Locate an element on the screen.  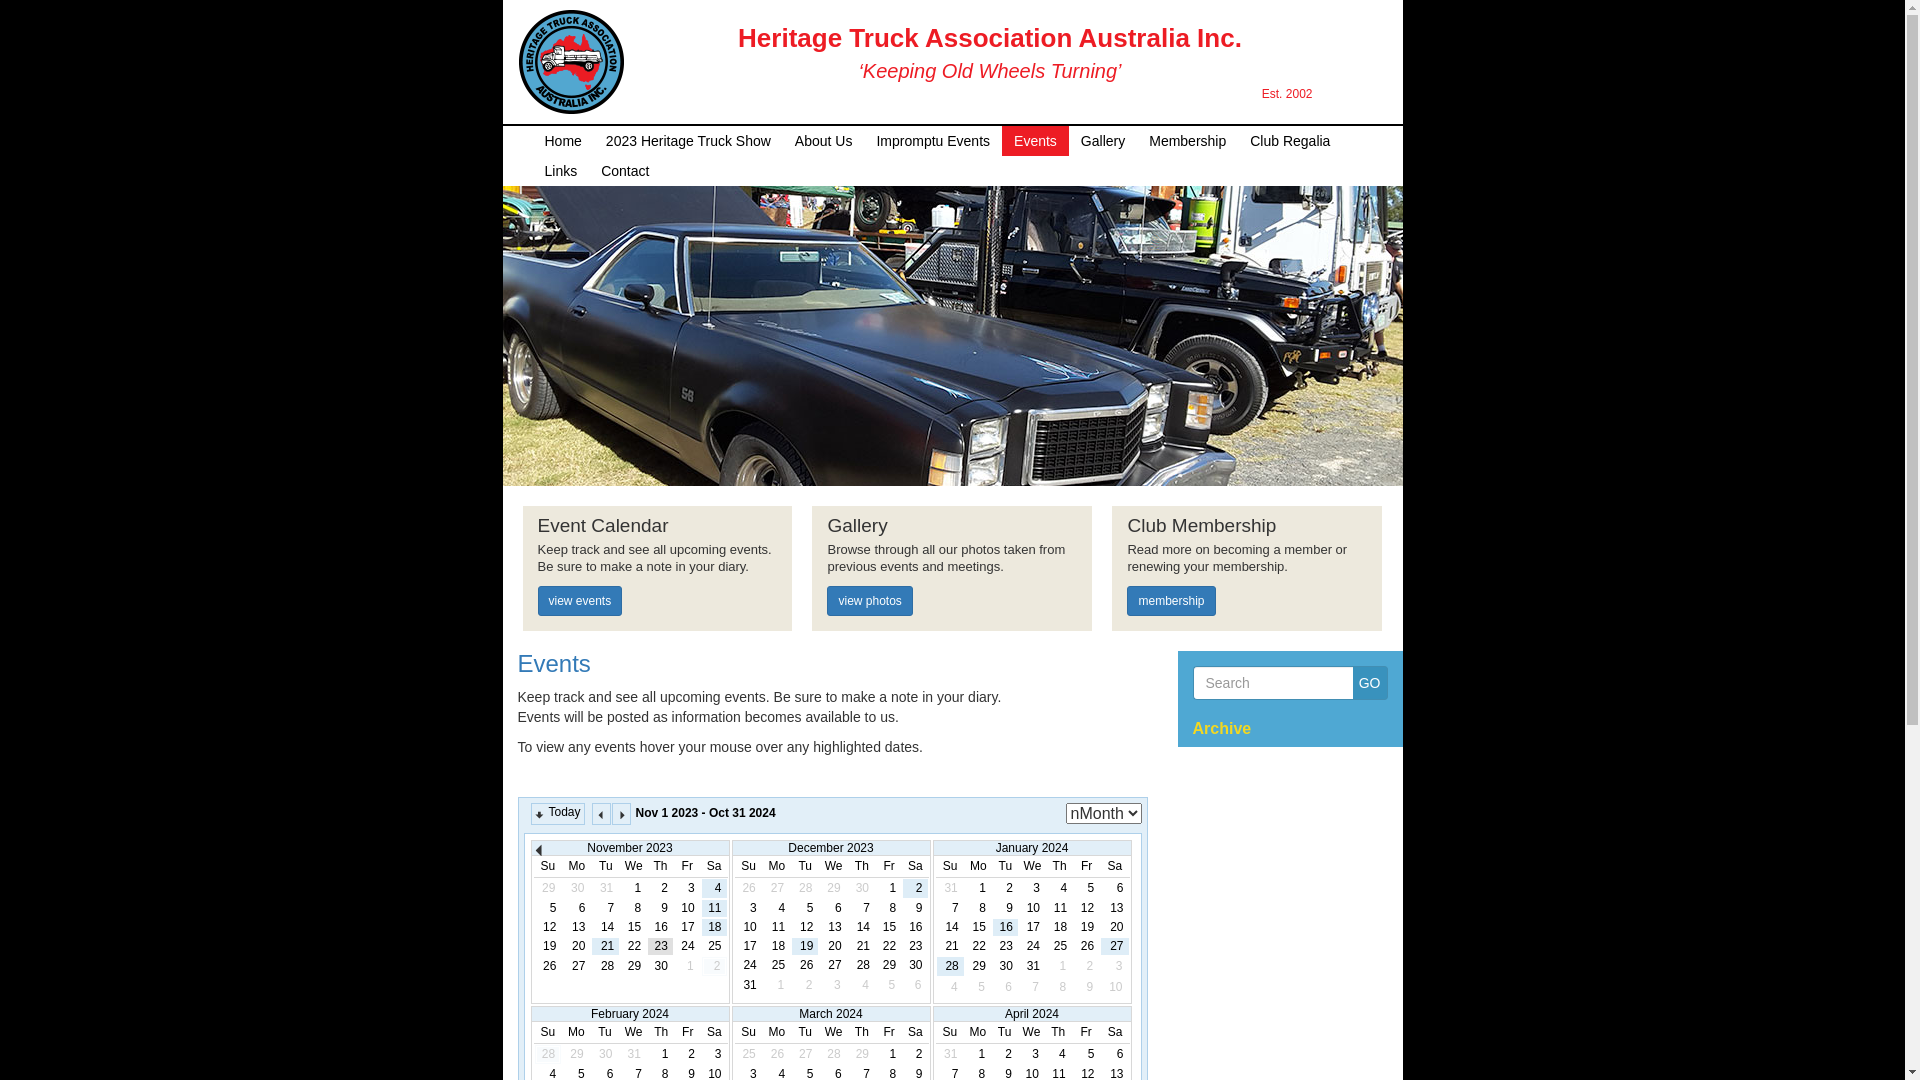
'Prev' is located at coordinates (542, 852).